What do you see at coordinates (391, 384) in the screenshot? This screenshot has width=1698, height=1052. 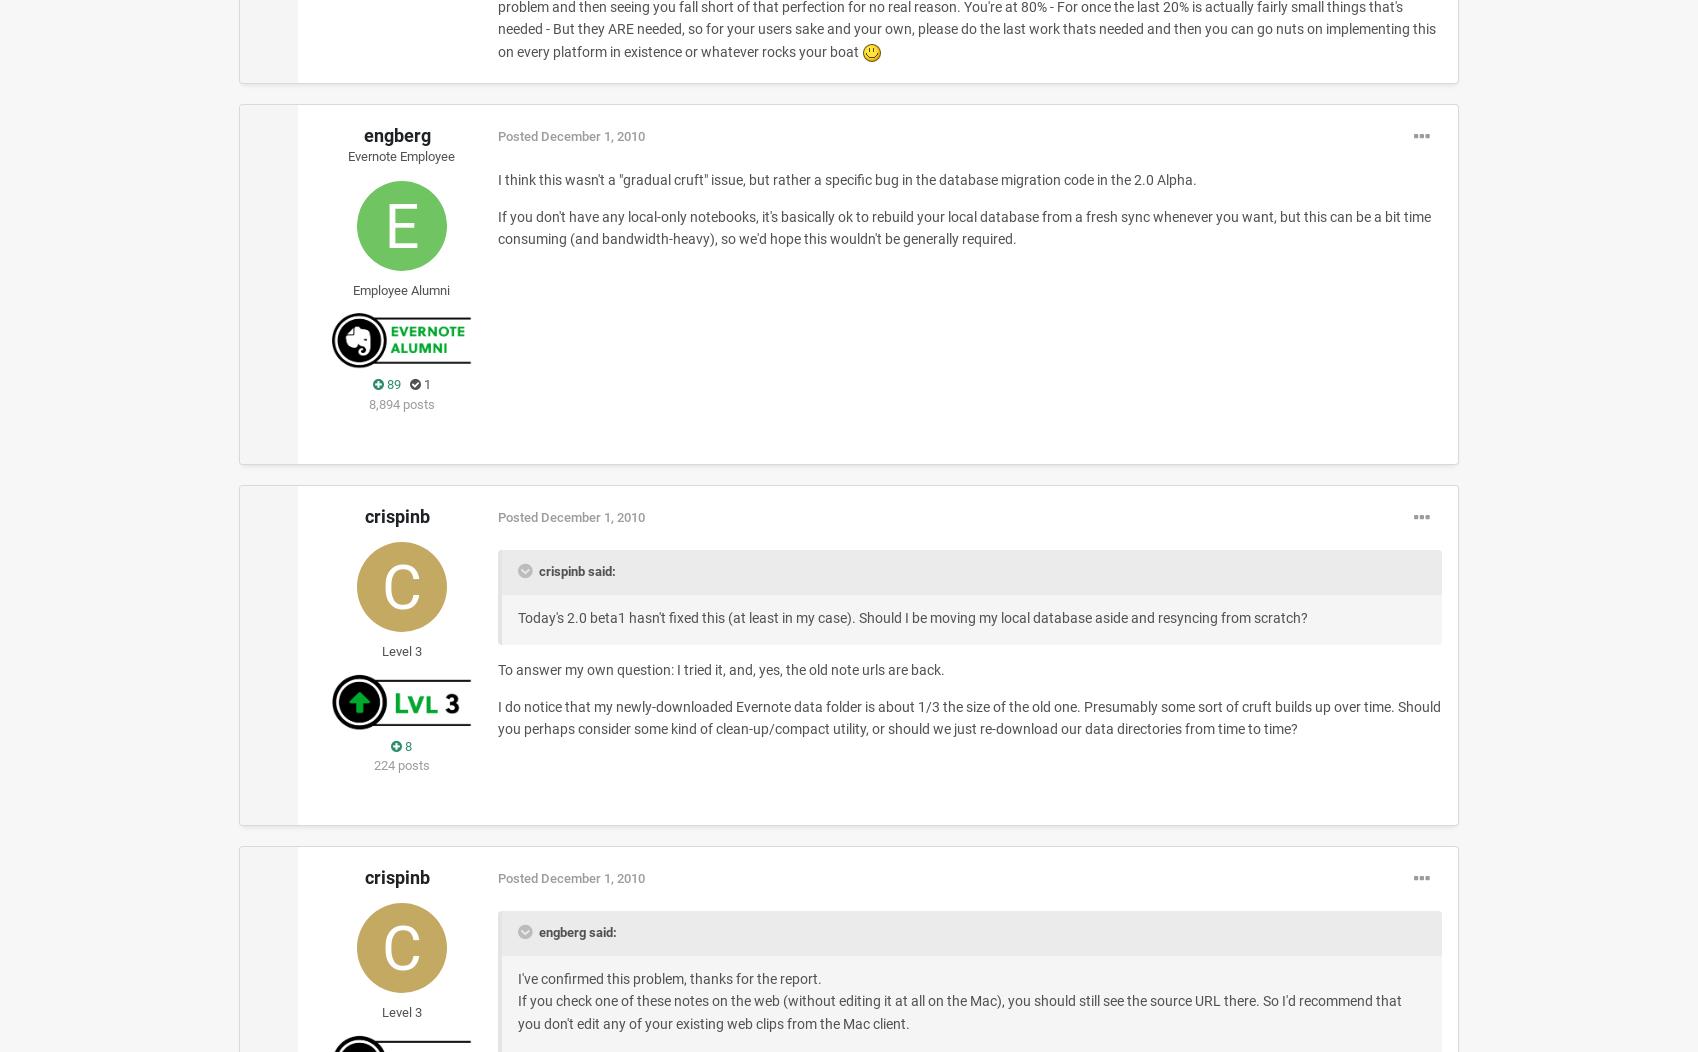 I see `'89'` at bounding box center [391, 384].